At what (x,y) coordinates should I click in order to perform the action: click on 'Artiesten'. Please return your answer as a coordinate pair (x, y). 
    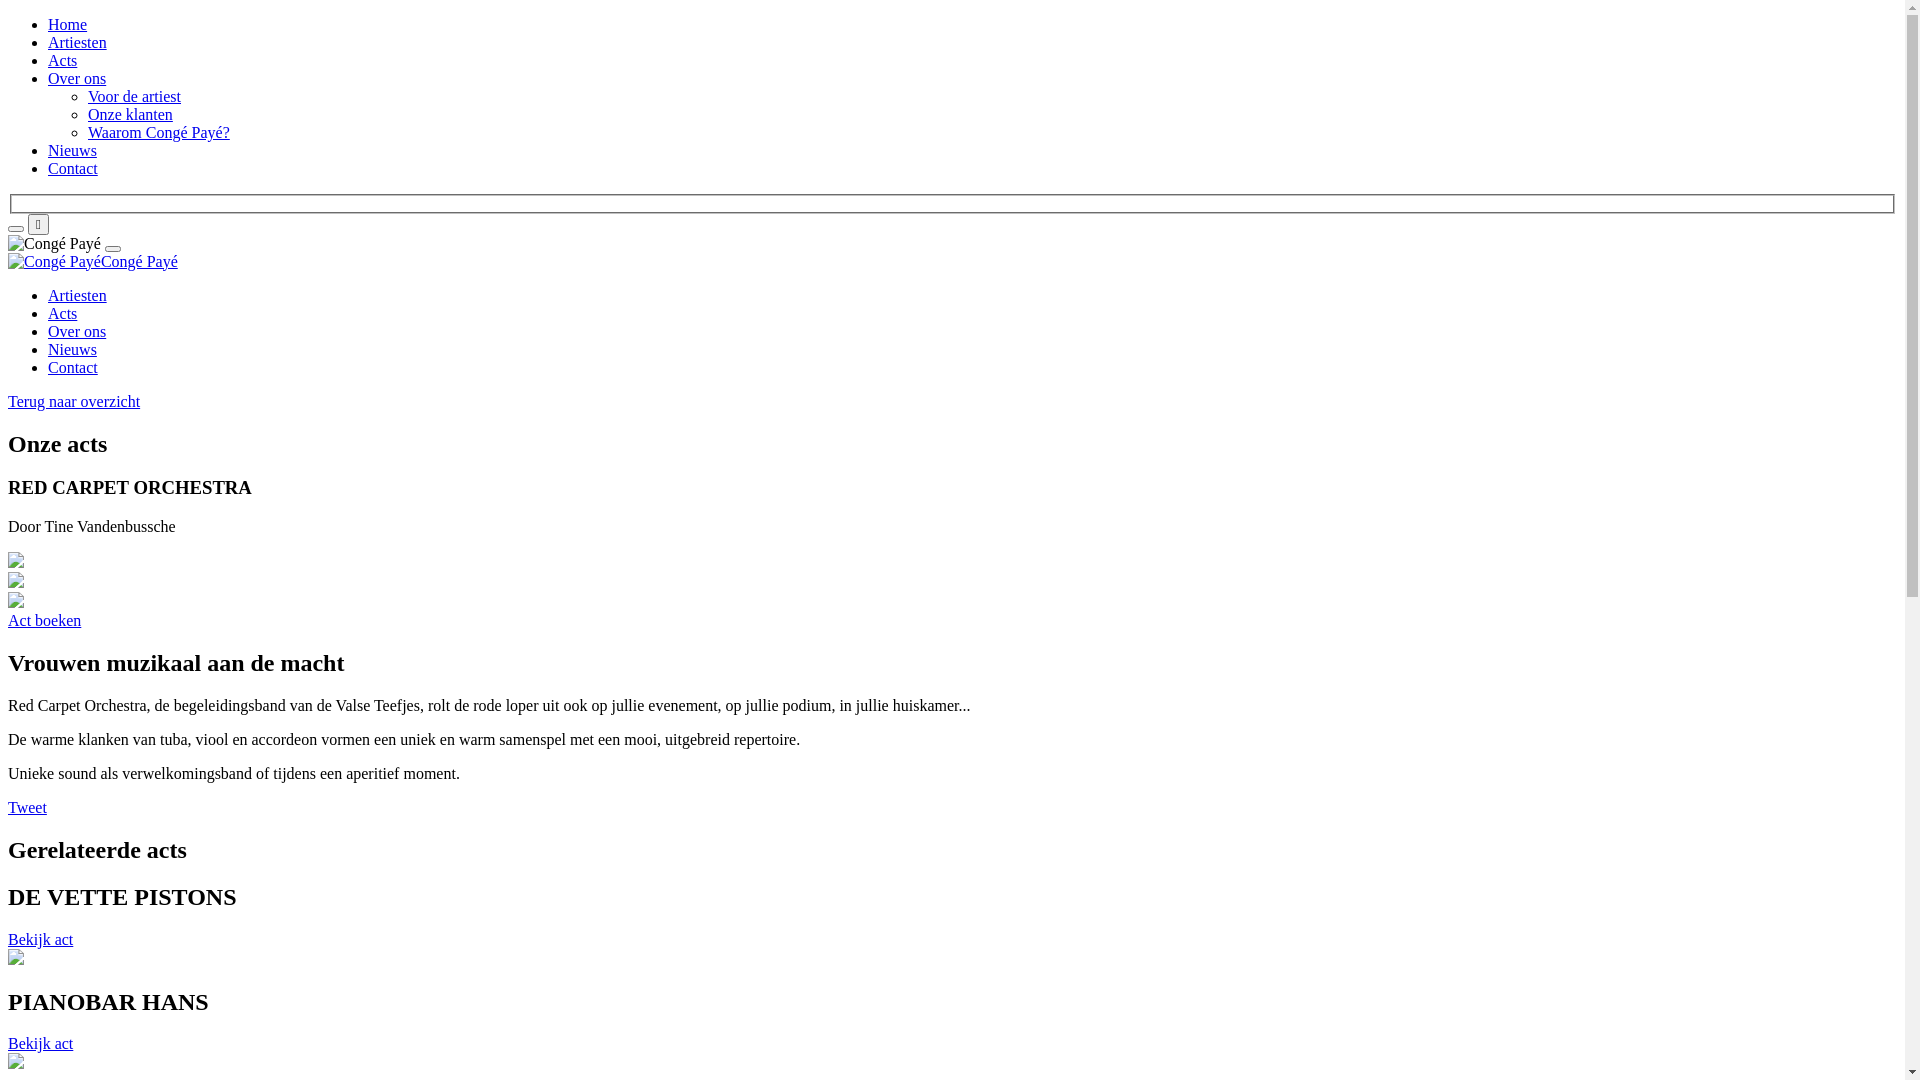
    Looking at the image, I should click on (48, 295).